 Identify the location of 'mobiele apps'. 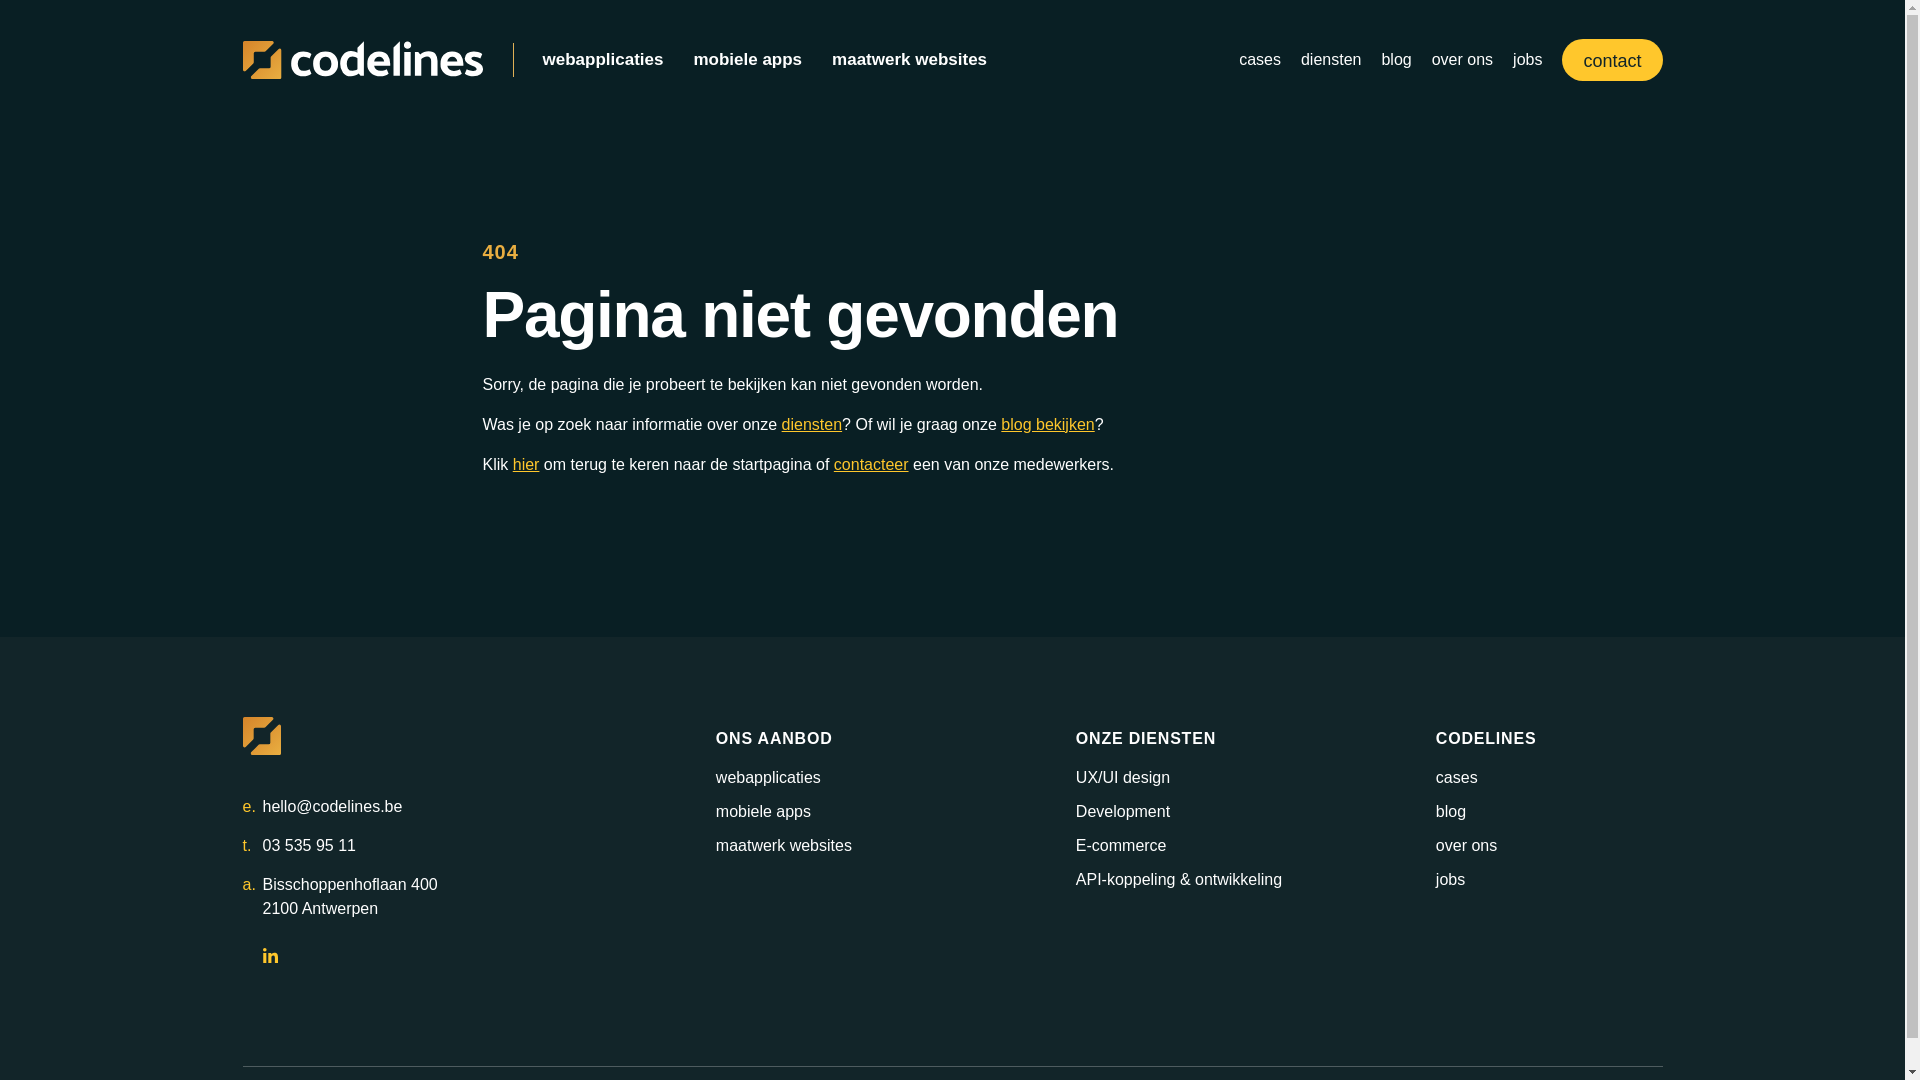
(746, 59).